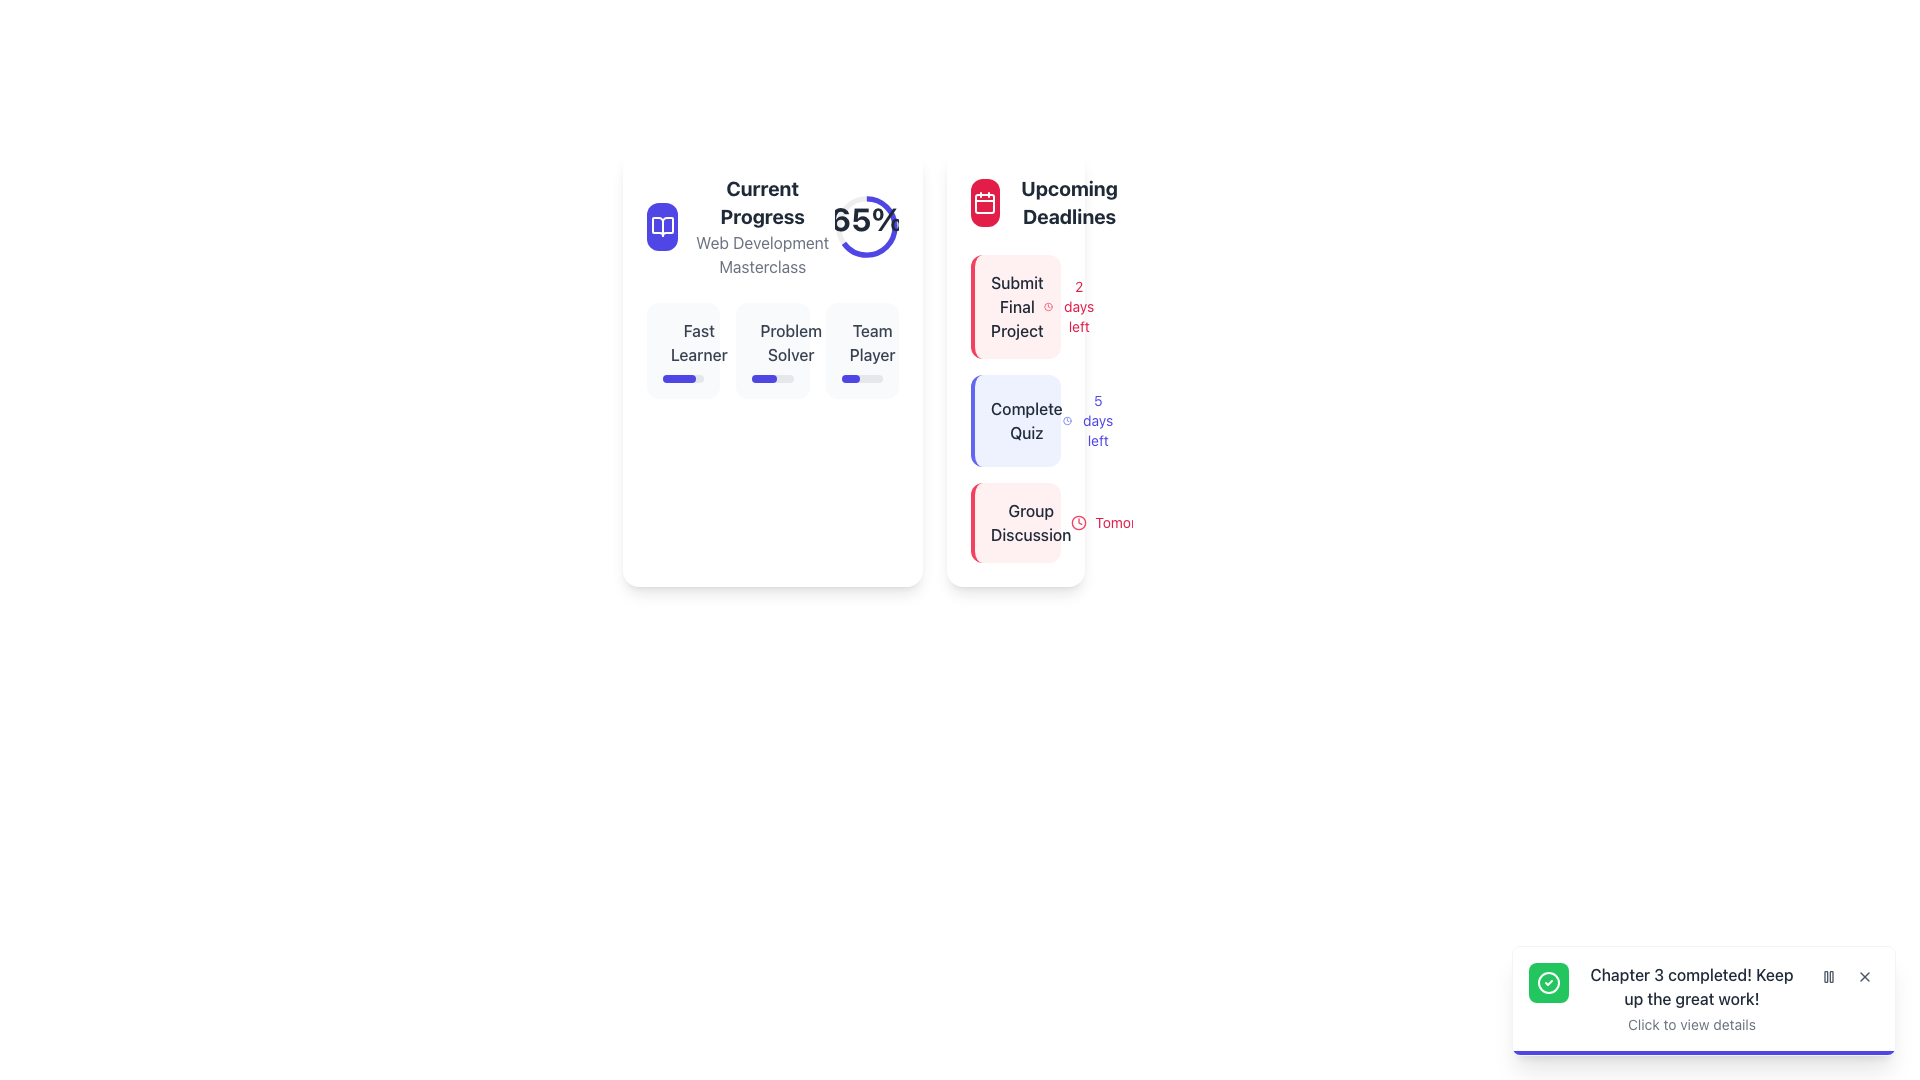  What do you see at coordinates (985, 203) in the screenshot?
I see `the calendar icon with a red background and white calendar design, located in the second card titled 'Upcoming Deadlines.'` at bounding box center [985, 203].